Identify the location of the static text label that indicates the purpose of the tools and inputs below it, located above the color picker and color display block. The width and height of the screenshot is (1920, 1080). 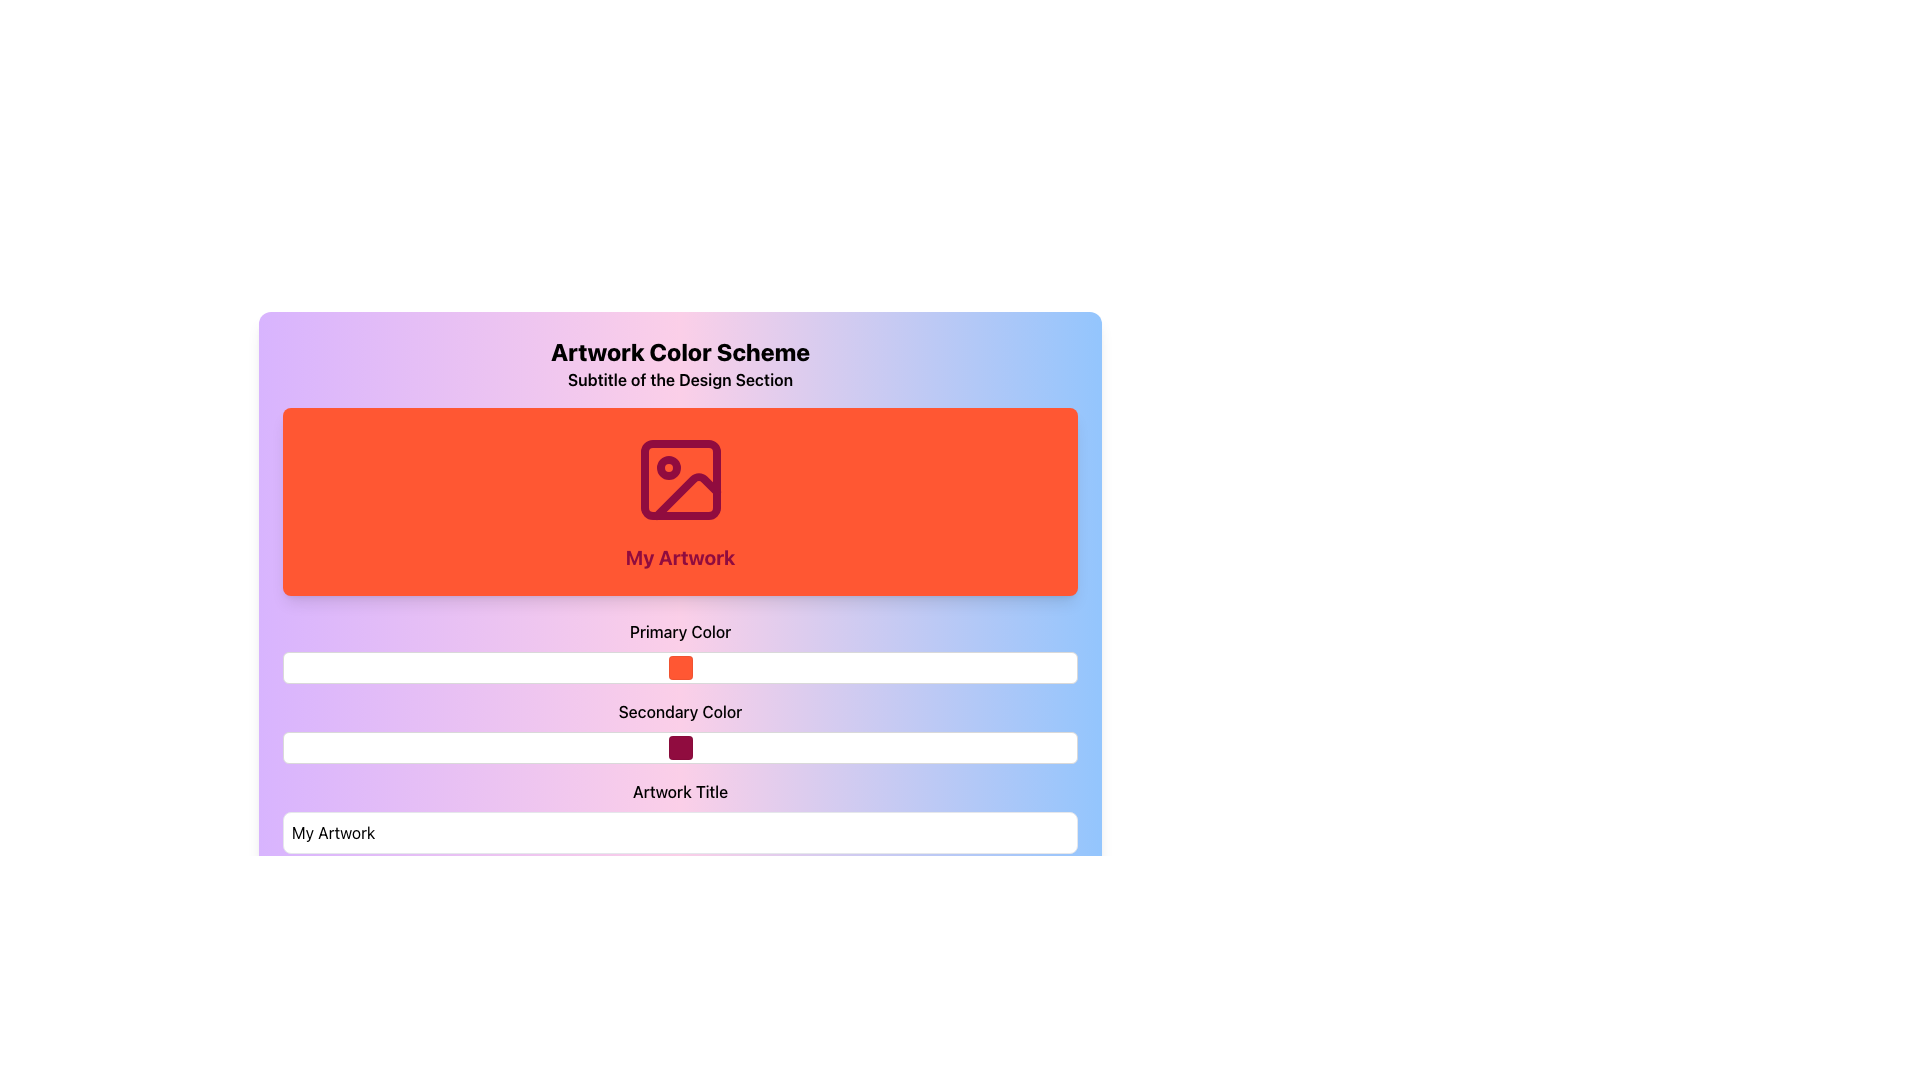
(680, 632).